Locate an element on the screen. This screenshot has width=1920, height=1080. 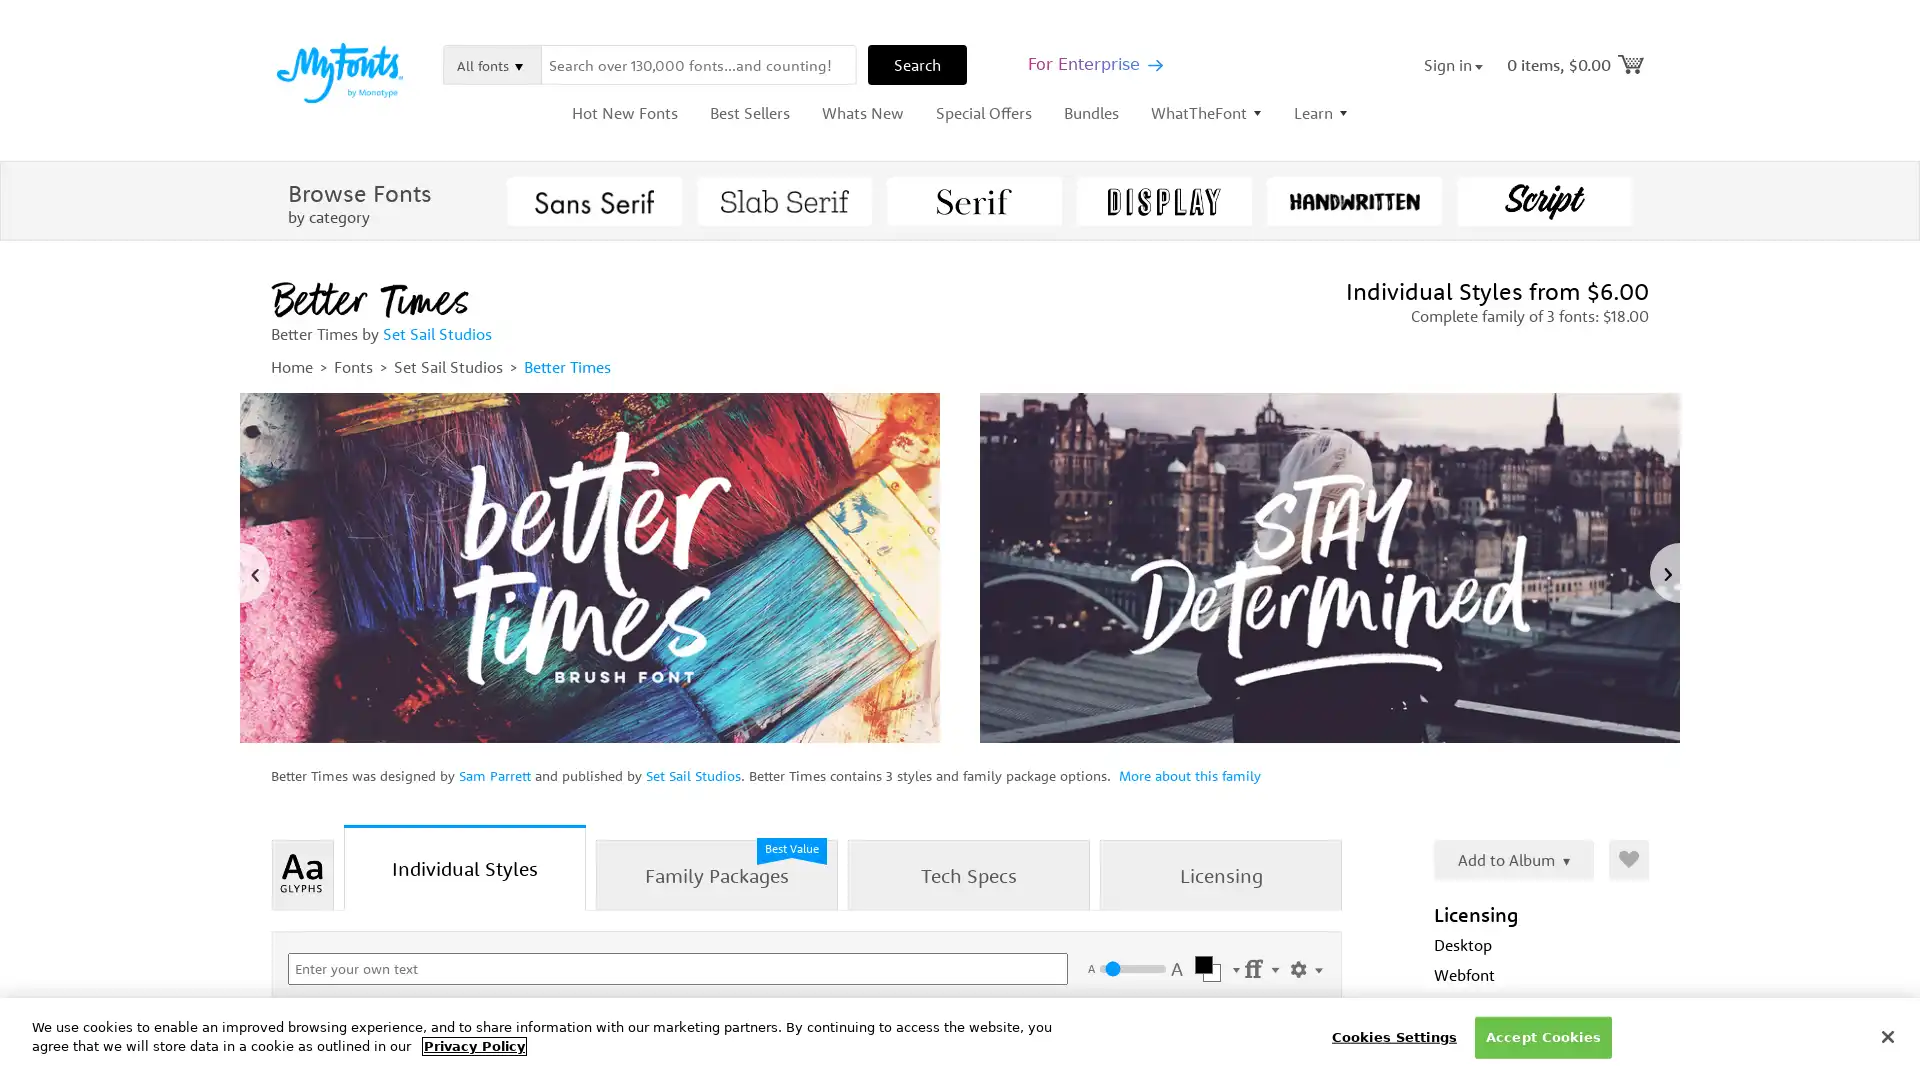
Cookies Settings is located at coordinates (1392, 1036).